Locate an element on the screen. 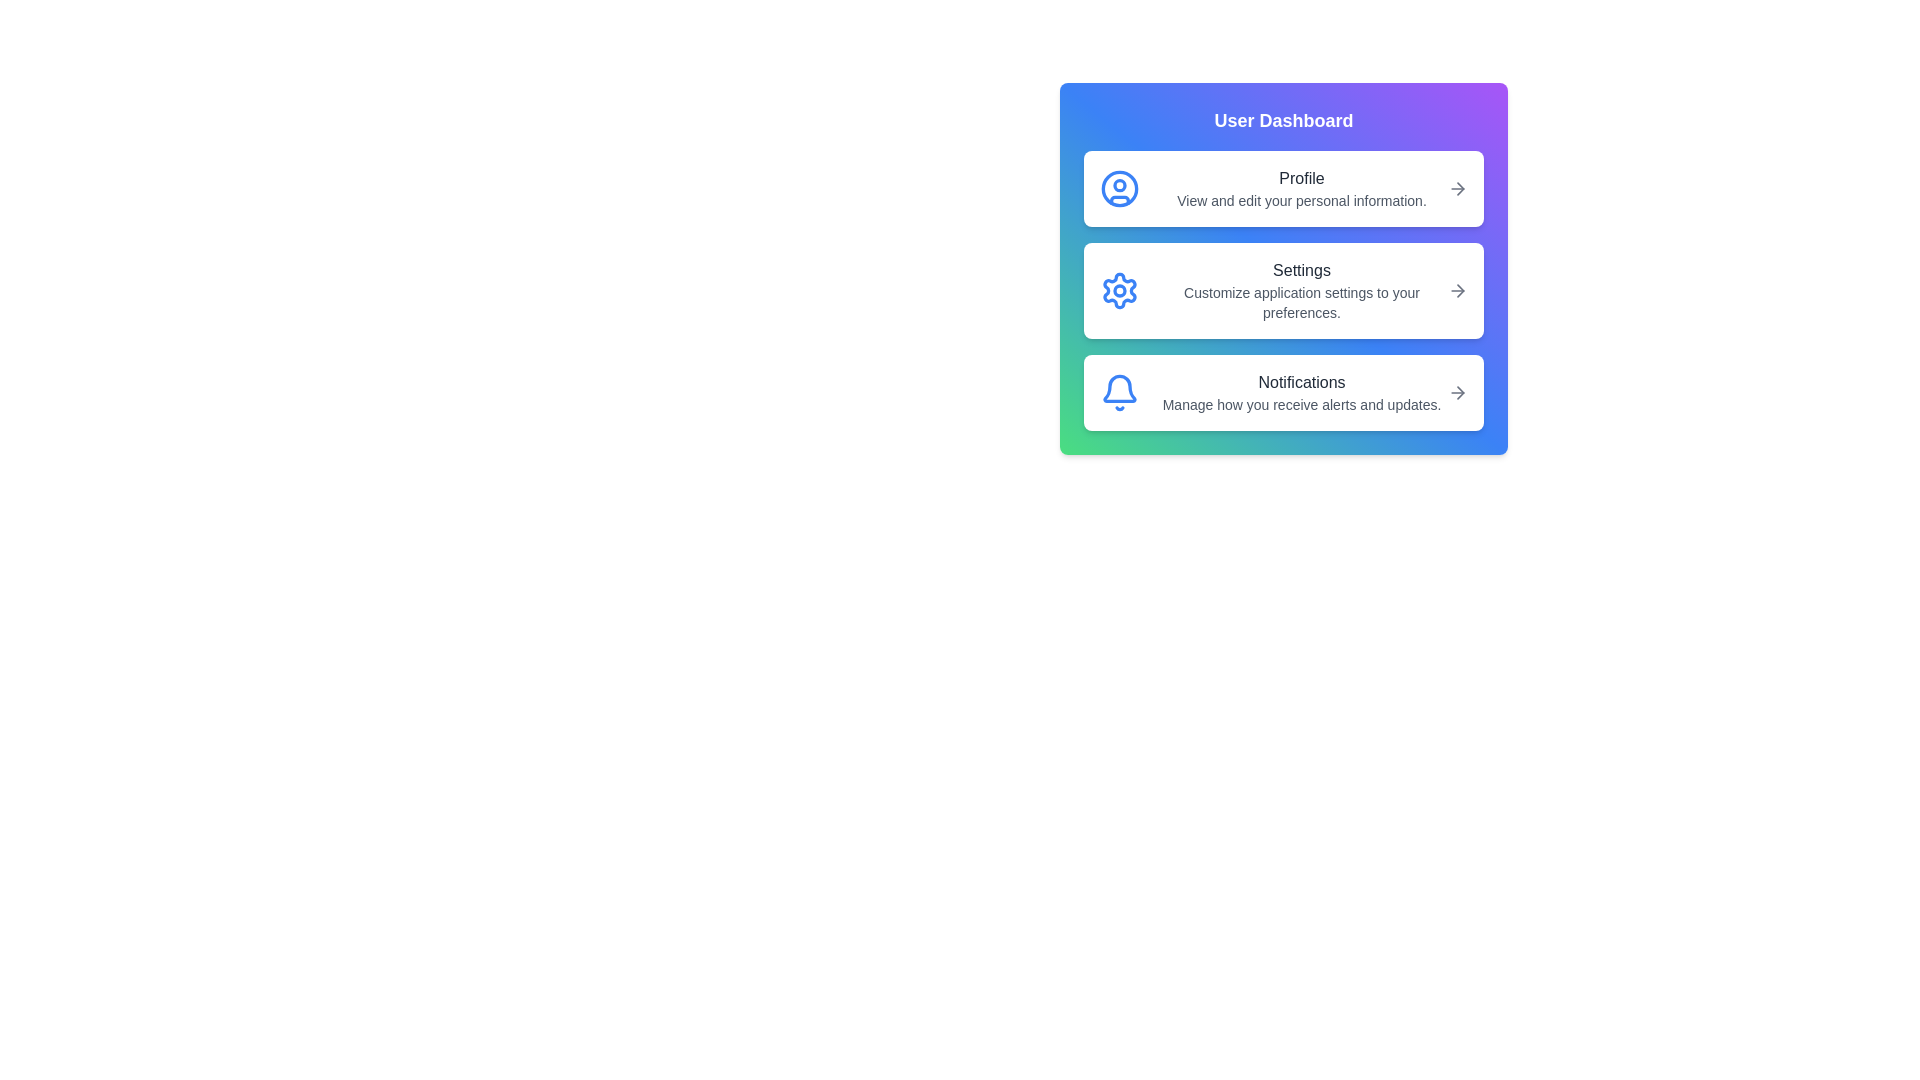 Image resolution: width=1920 pixels, height=1080 pixels. the Notifications icon to view its context menu options is located at coordinates (1118, 393).